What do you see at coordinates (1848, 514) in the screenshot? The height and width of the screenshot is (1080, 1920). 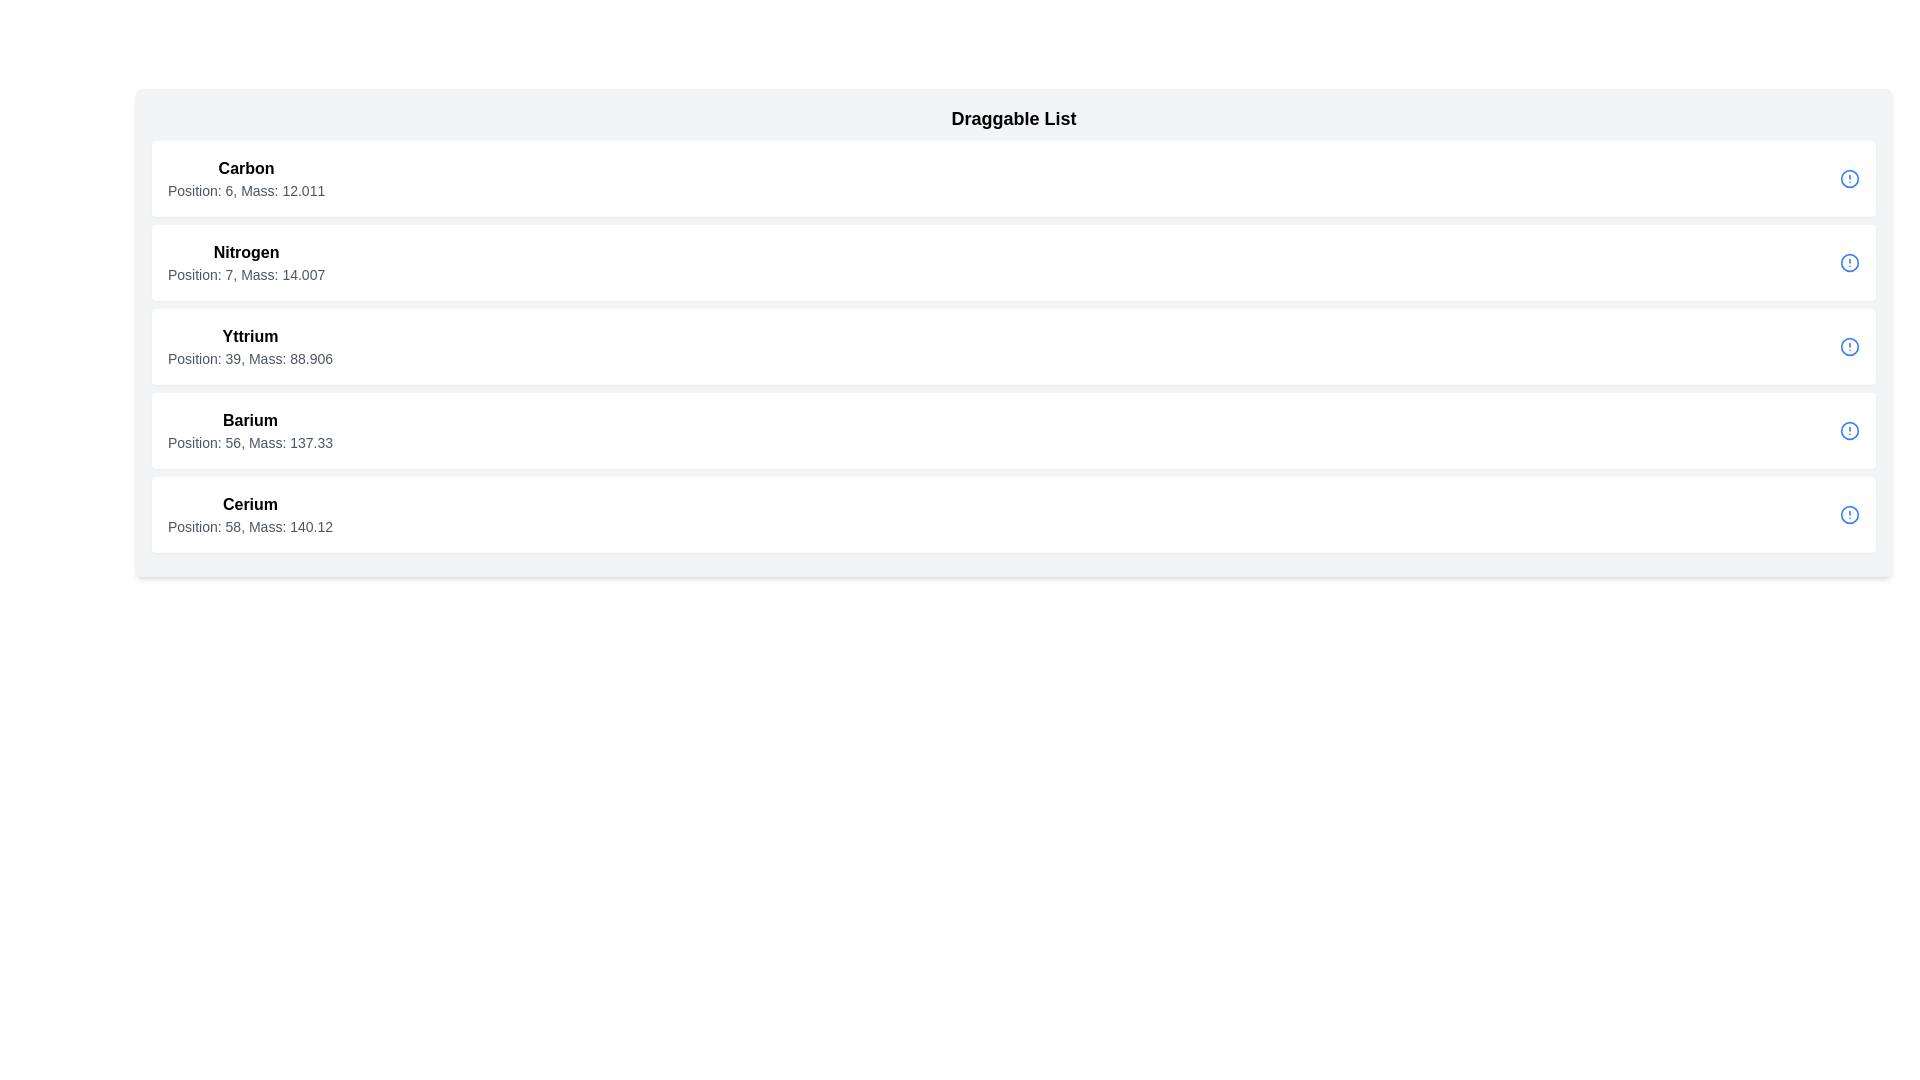 I see `the informational or alert icon at the end of the 'Cerium' row in the draggable list` at bounding box center [1848, 514].